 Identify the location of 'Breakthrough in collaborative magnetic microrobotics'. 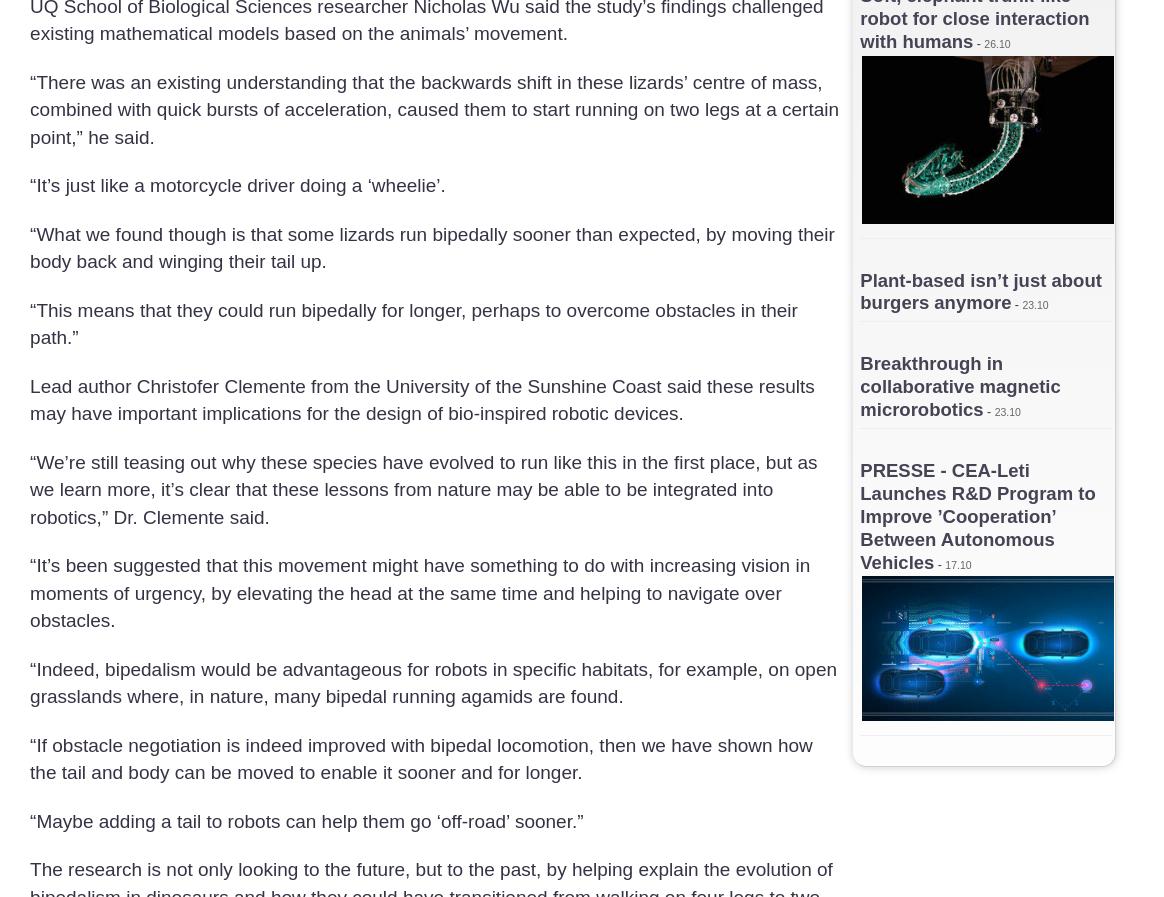
(958, 385).